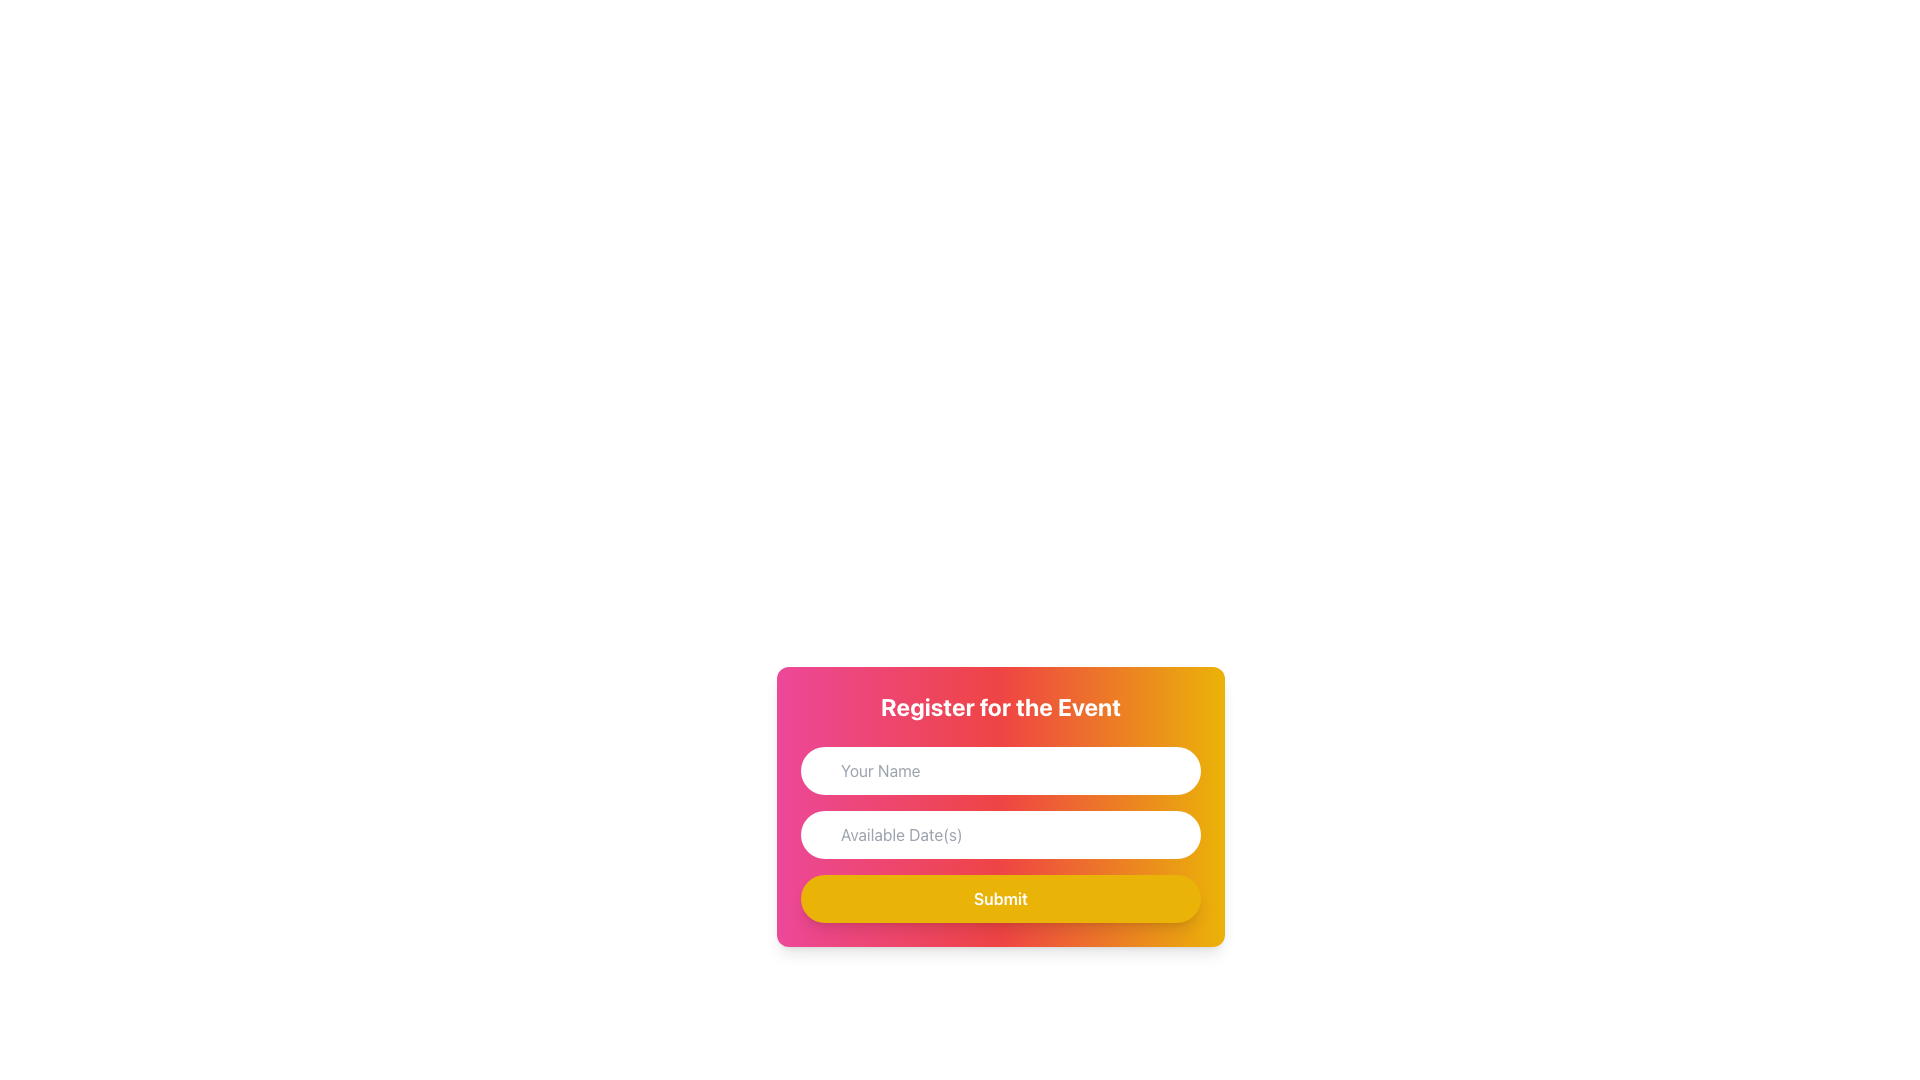 This screenshot has height=1080, width=1920. I want to click on the graphic icon representing a user silhouette, located near the left edge of the 'Your Name' input field within the 'Register for the Event' card interface, so click(822, 767).